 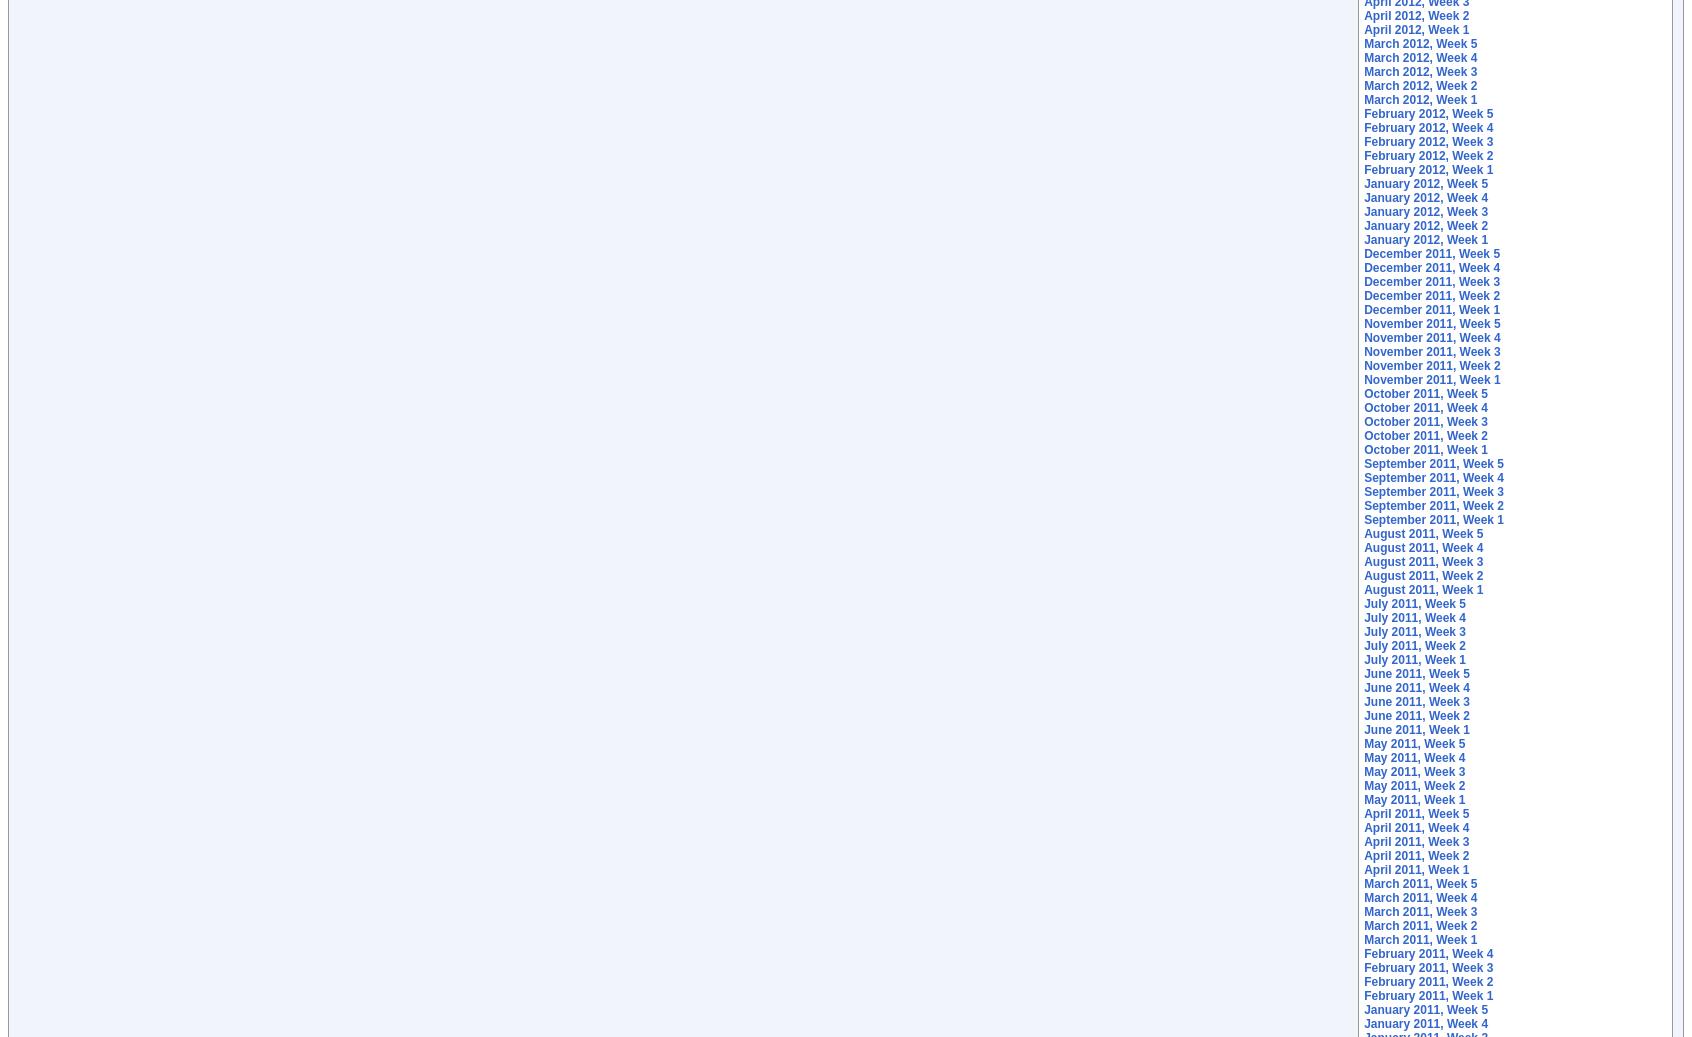 I want to click on 'January 2012, Week 5', so click(x=1425, y=182).